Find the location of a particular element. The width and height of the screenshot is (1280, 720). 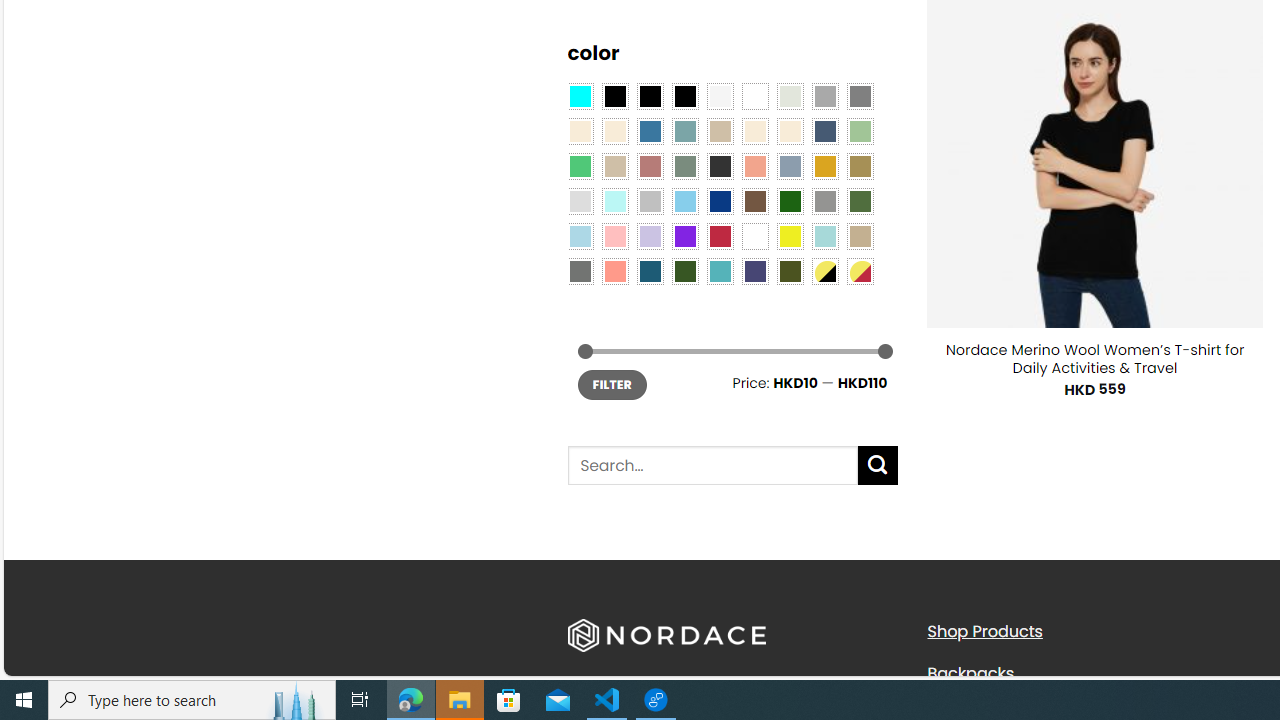

'Blue' is located at coordinates (650, 131).